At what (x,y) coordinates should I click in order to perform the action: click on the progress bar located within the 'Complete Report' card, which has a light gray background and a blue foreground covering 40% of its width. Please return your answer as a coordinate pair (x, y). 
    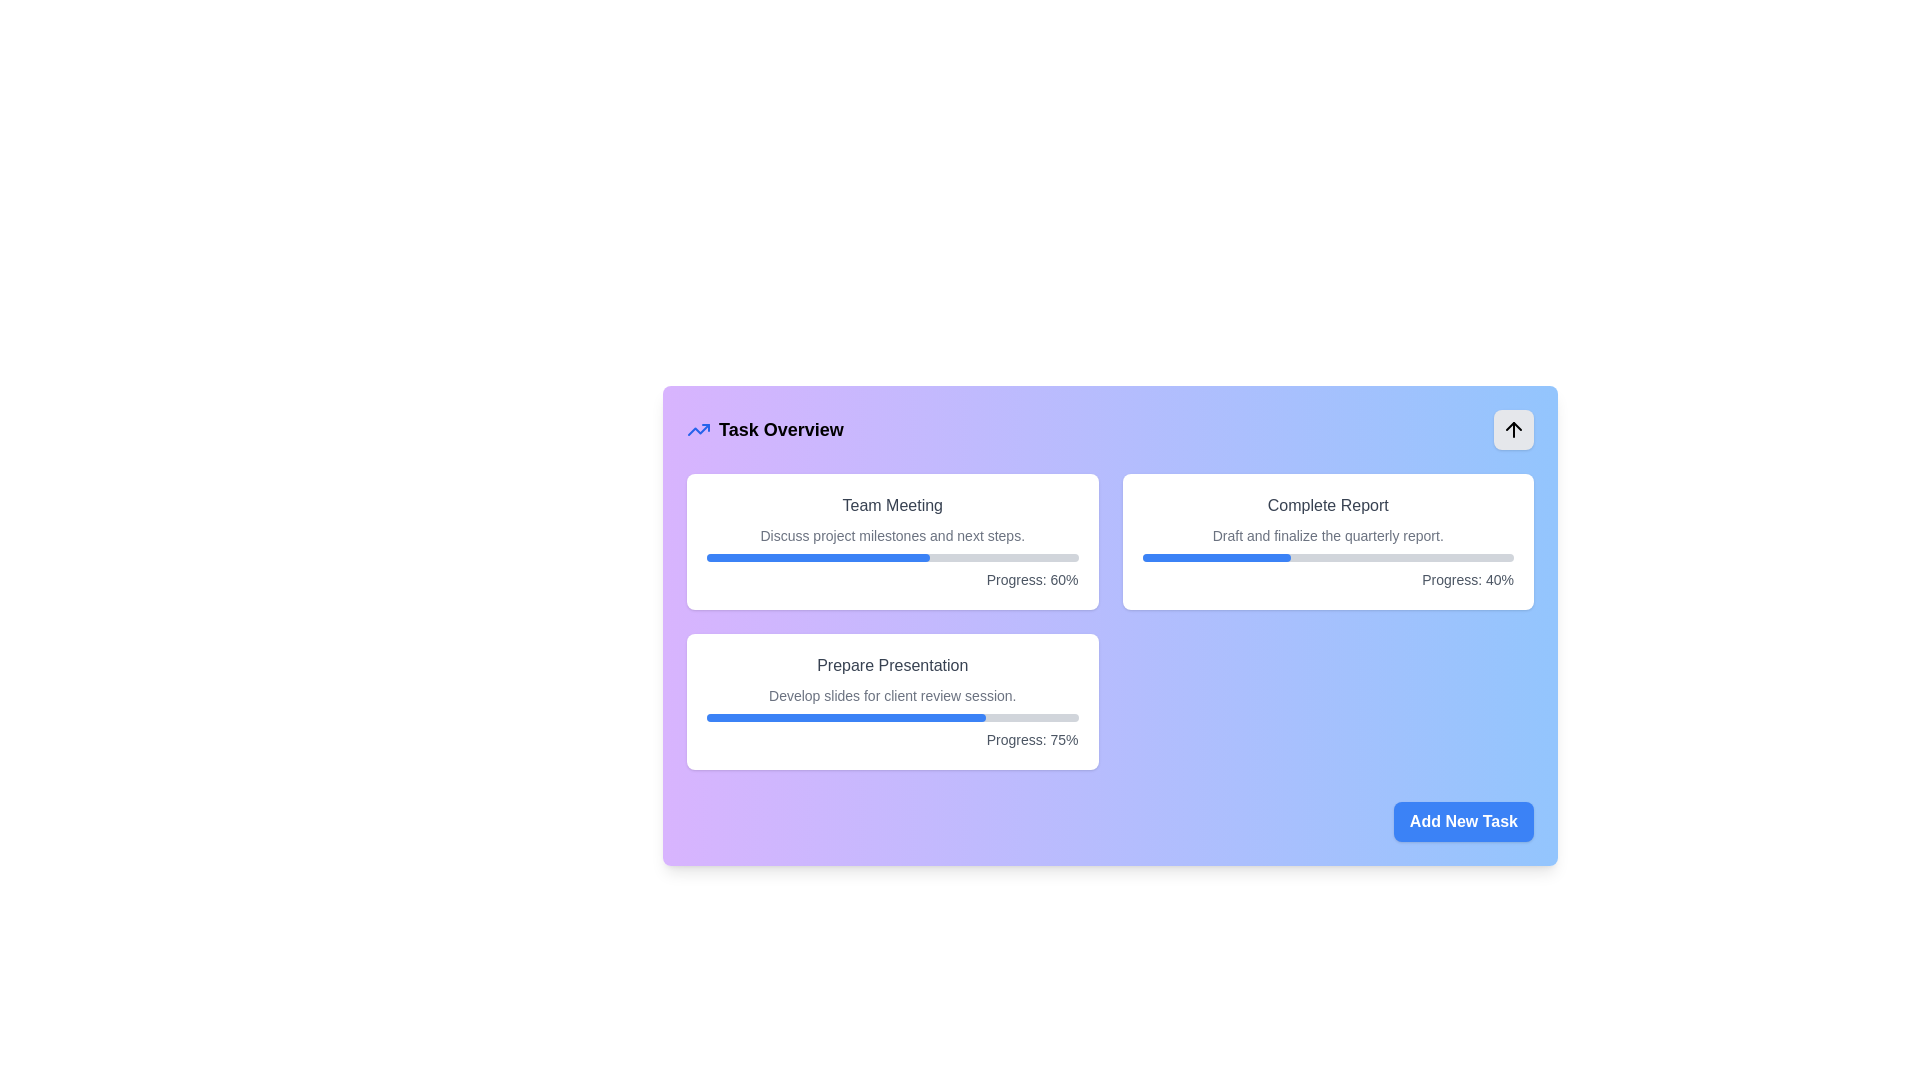
    Looking at the image, I should click on (1328, 558).